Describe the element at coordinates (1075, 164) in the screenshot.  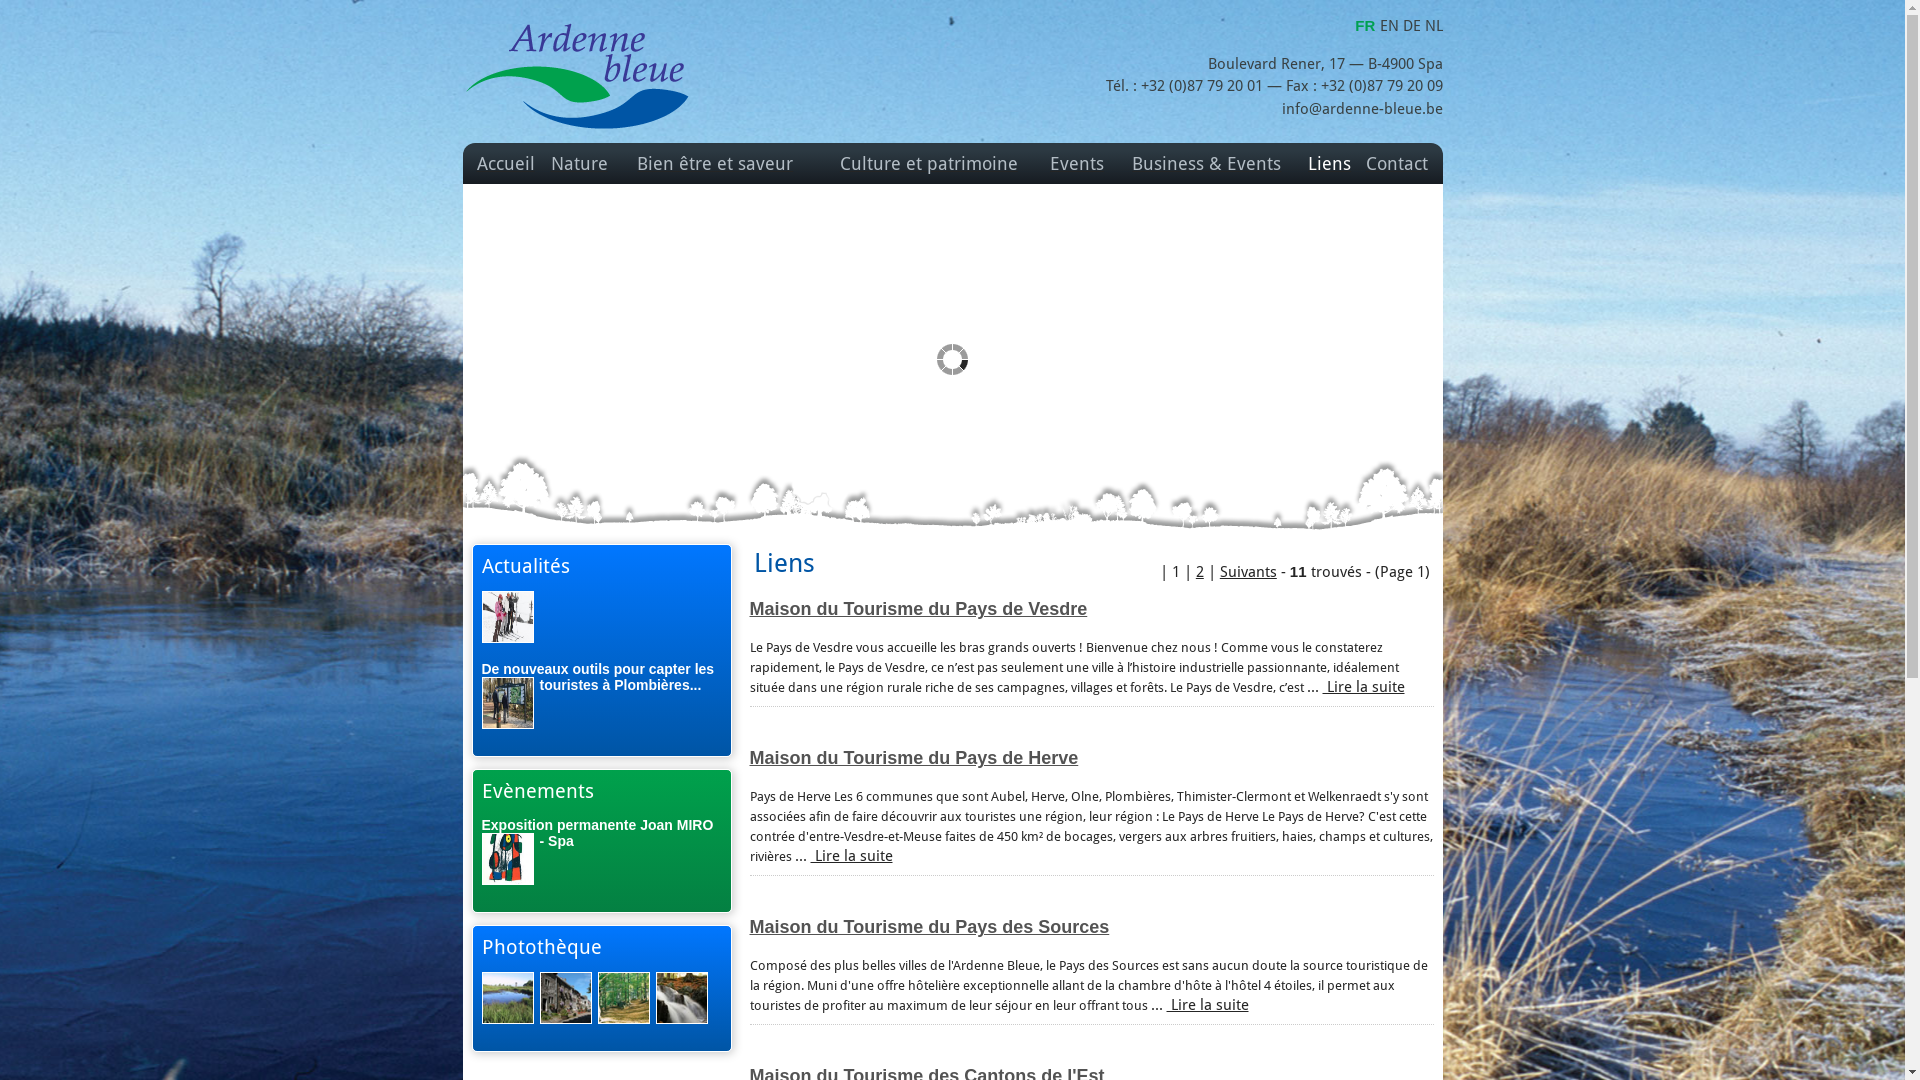
I see `'Events'` at that location.